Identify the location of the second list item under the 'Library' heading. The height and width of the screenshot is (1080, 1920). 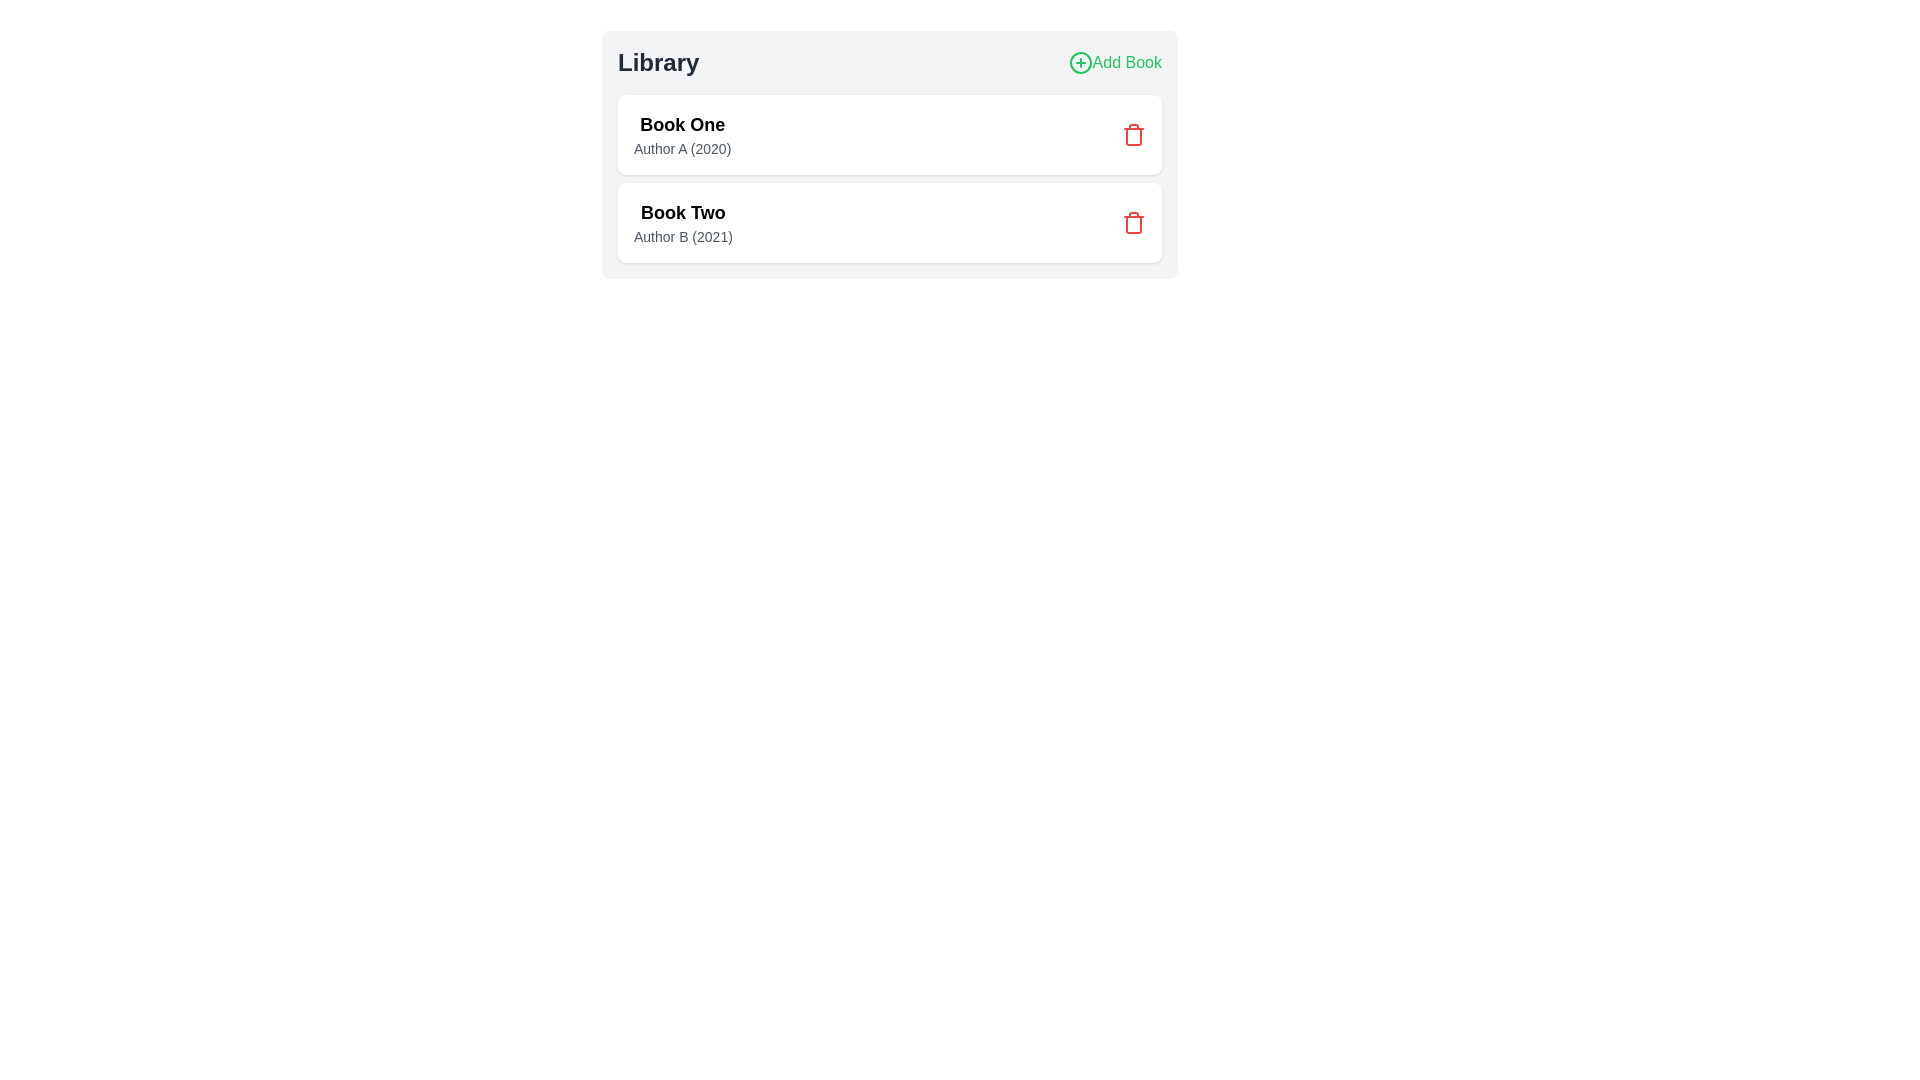
(683, 223).